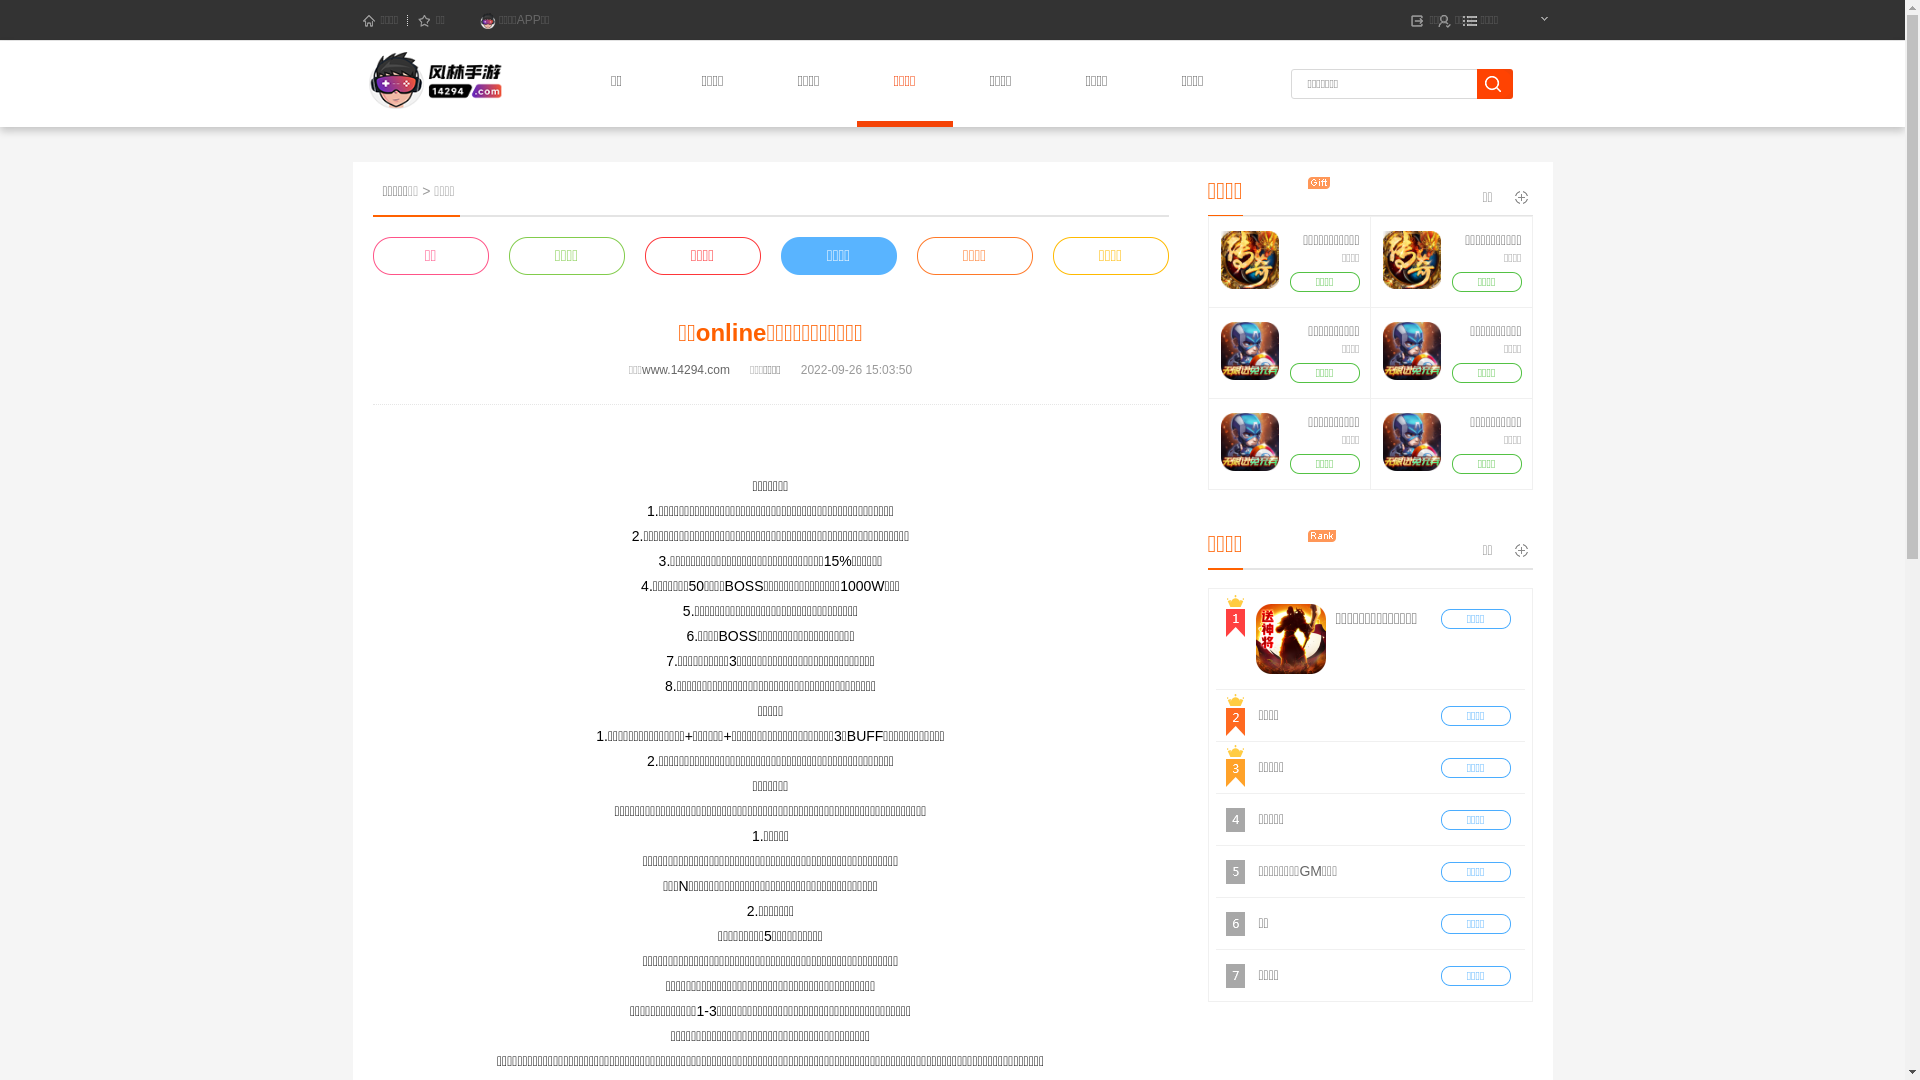  I want to click on 'www.14294.com', so click(686, 370).